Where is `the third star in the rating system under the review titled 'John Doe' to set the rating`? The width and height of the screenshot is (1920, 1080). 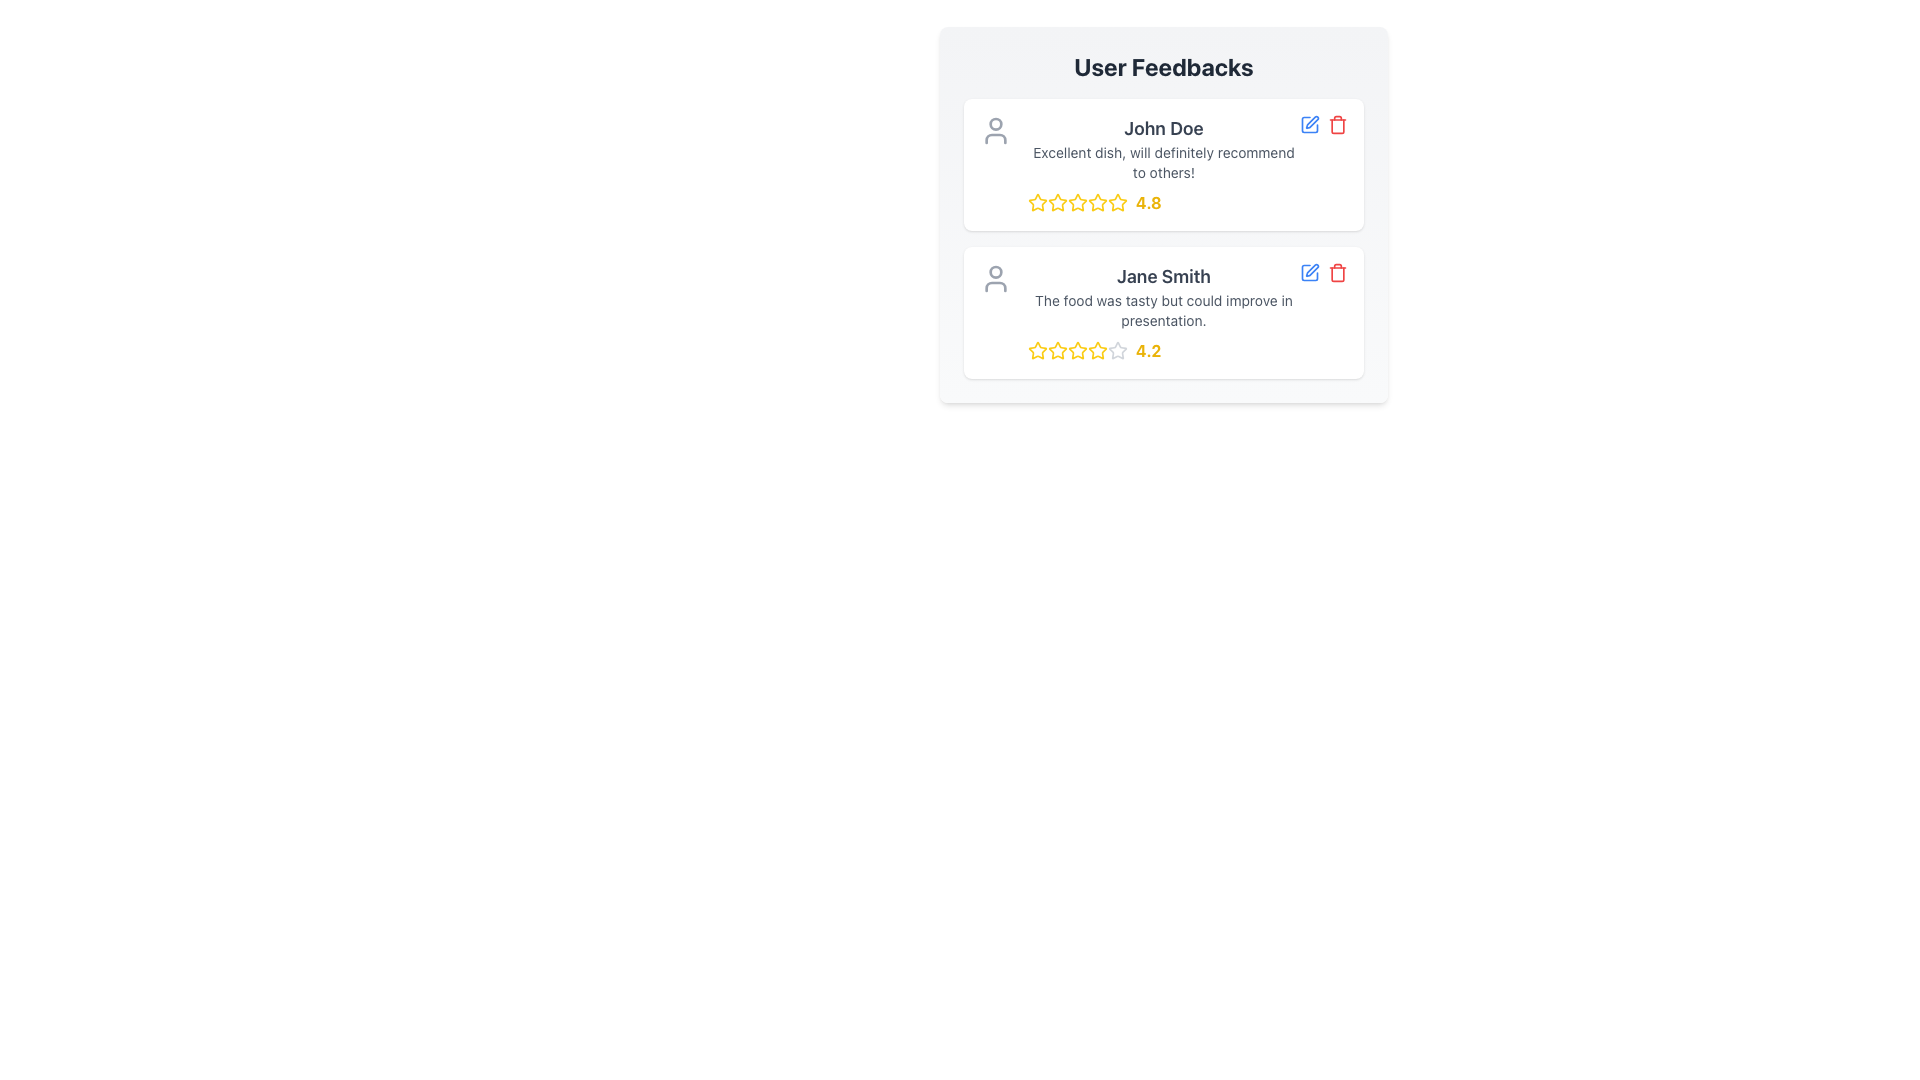
the third star in the rating system under the review titled 'John Doe' to set the rating is located at coordinates (1055, 201).